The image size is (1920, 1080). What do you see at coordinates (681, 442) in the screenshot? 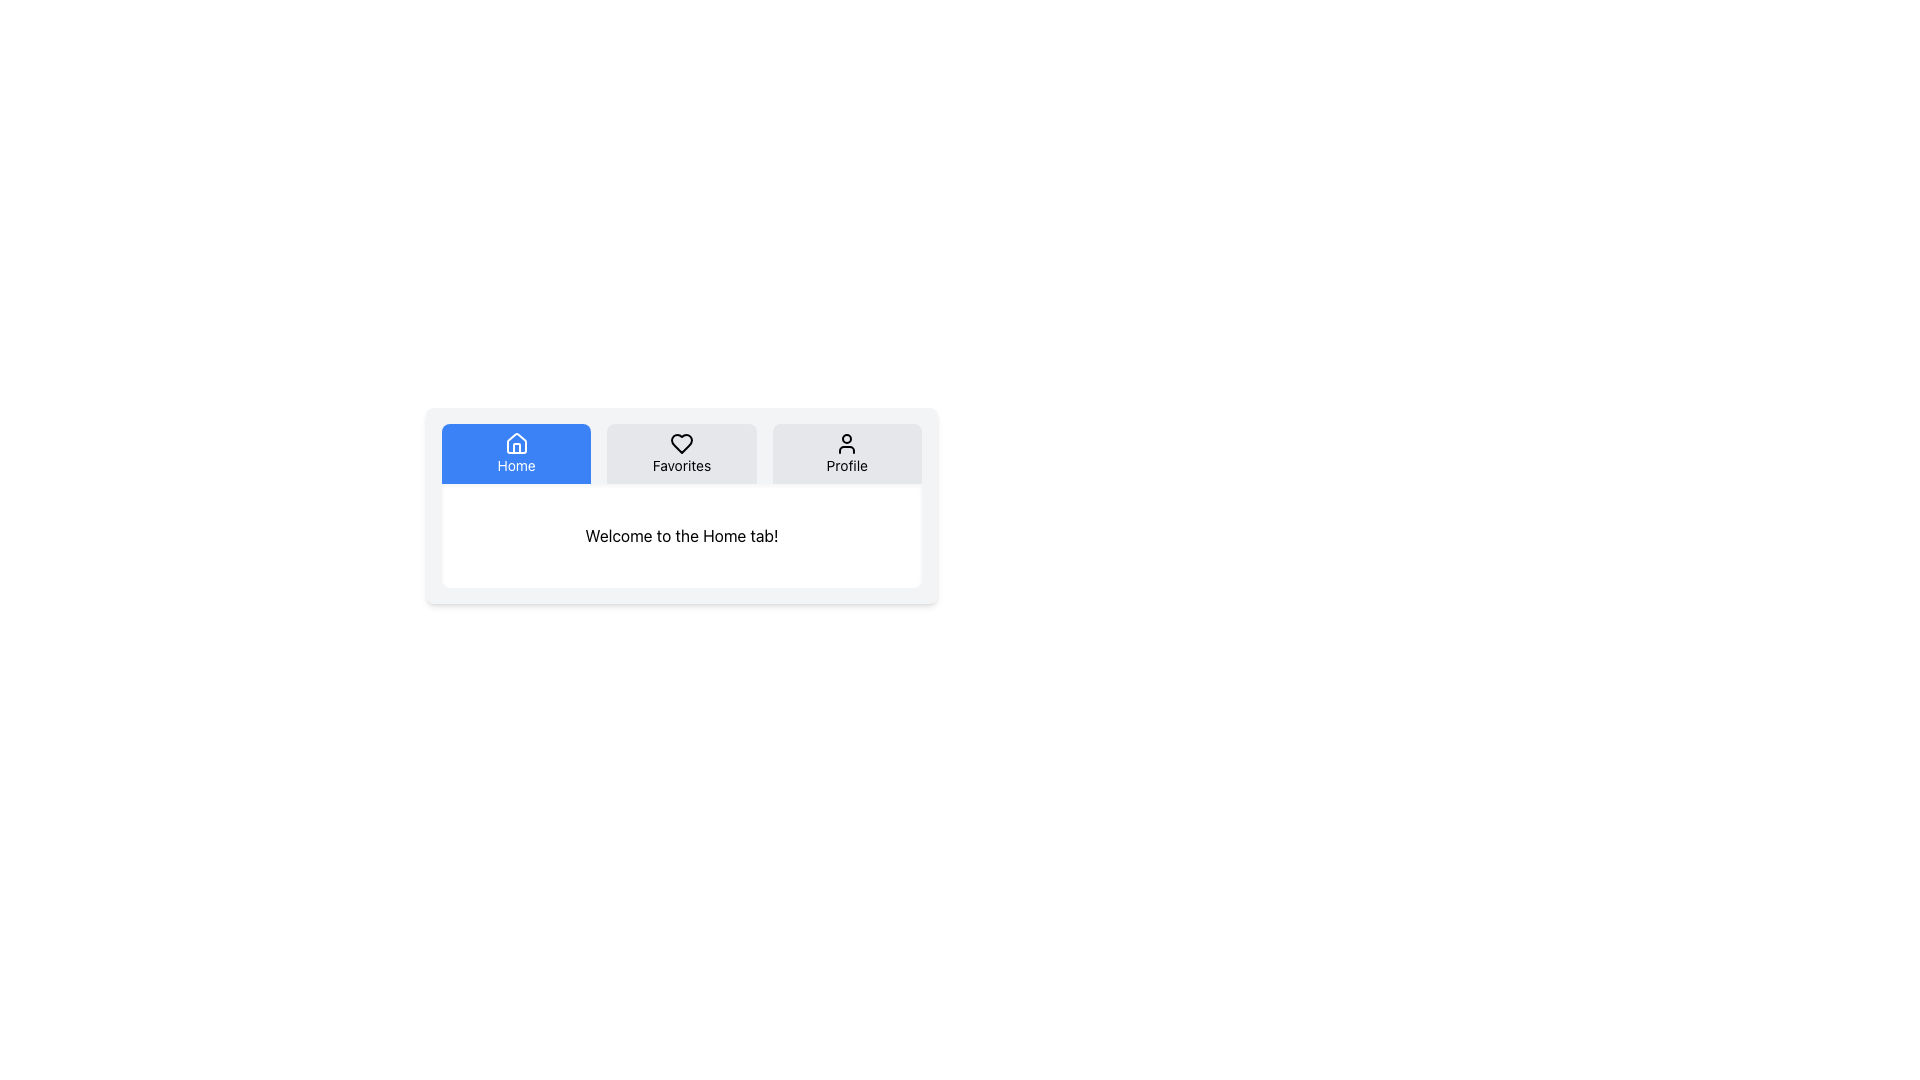
I see `the 'Favorites' icon in the middle of the navigation bar` at bounding box center [681, 442].